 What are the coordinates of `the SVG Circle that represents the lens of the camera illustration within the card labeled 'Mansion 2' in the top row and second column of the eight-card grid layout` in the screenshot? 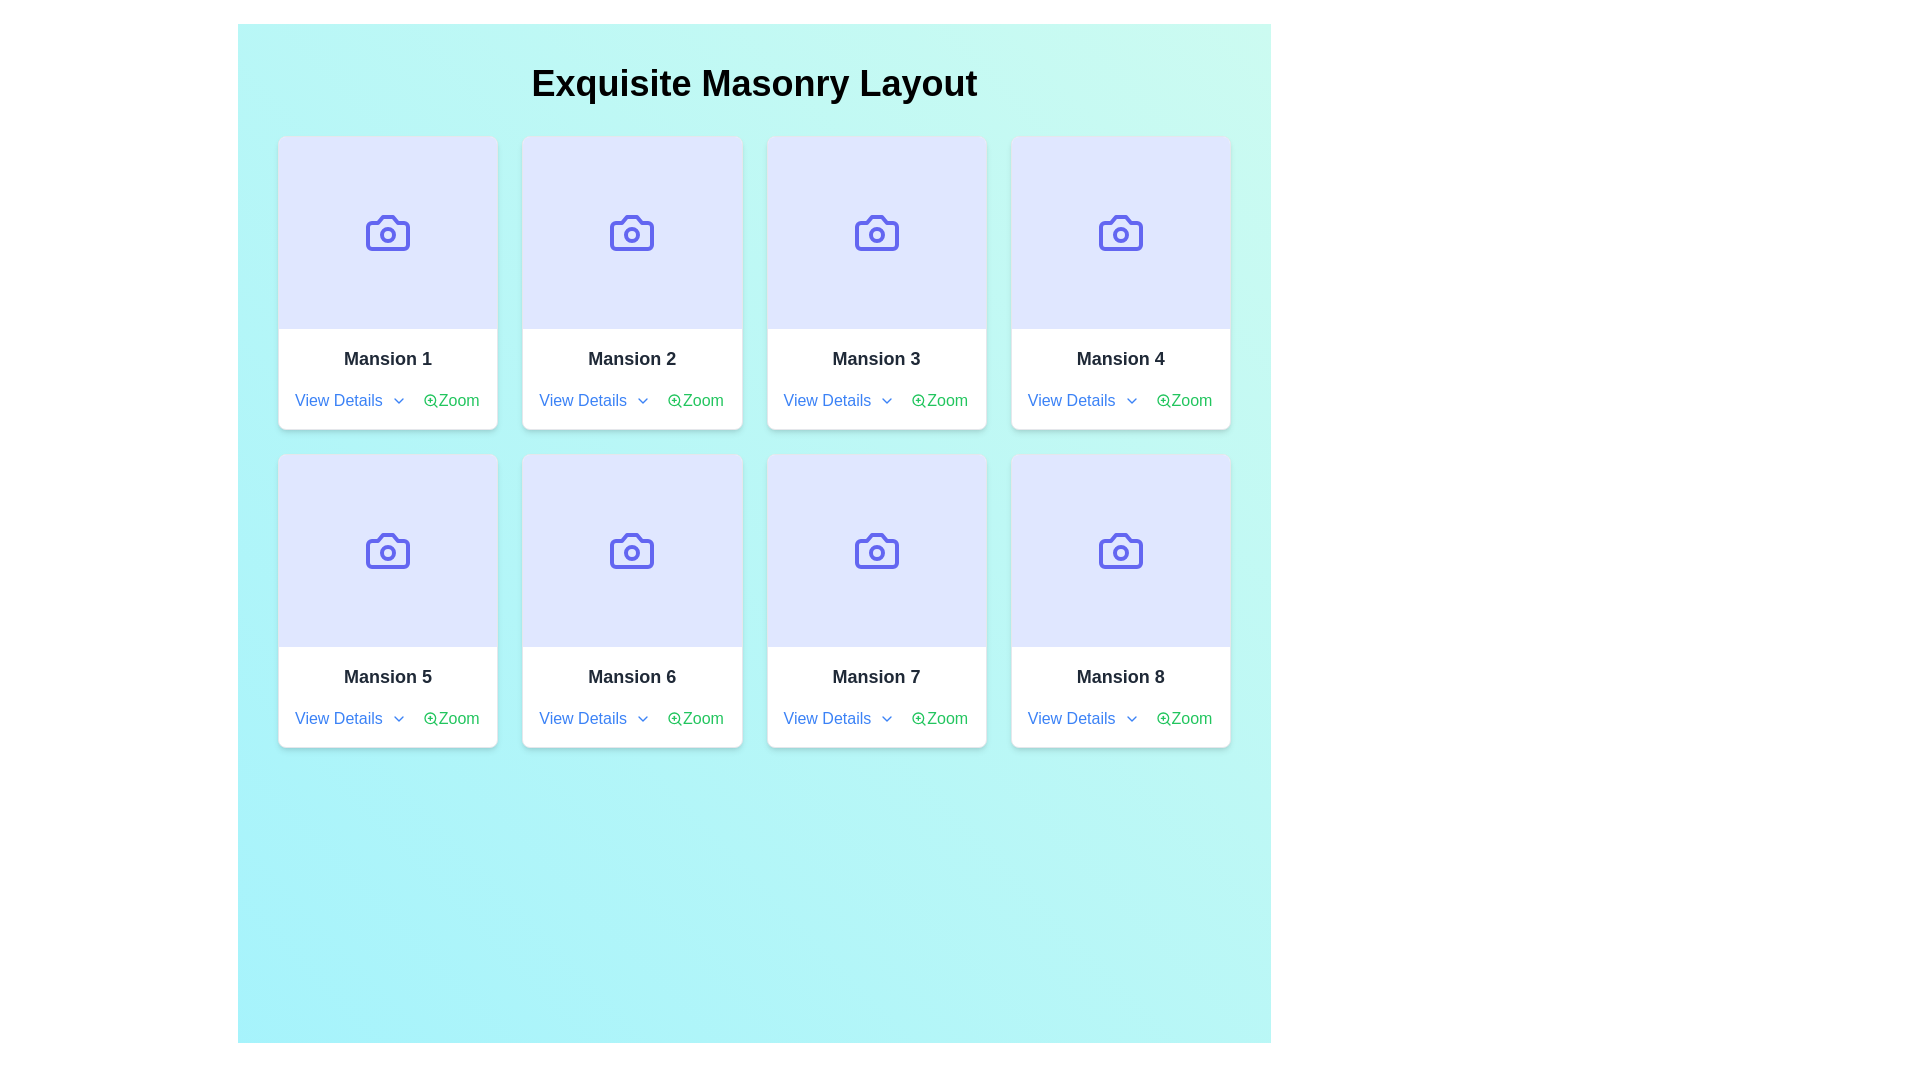 It's located at (631, 234).